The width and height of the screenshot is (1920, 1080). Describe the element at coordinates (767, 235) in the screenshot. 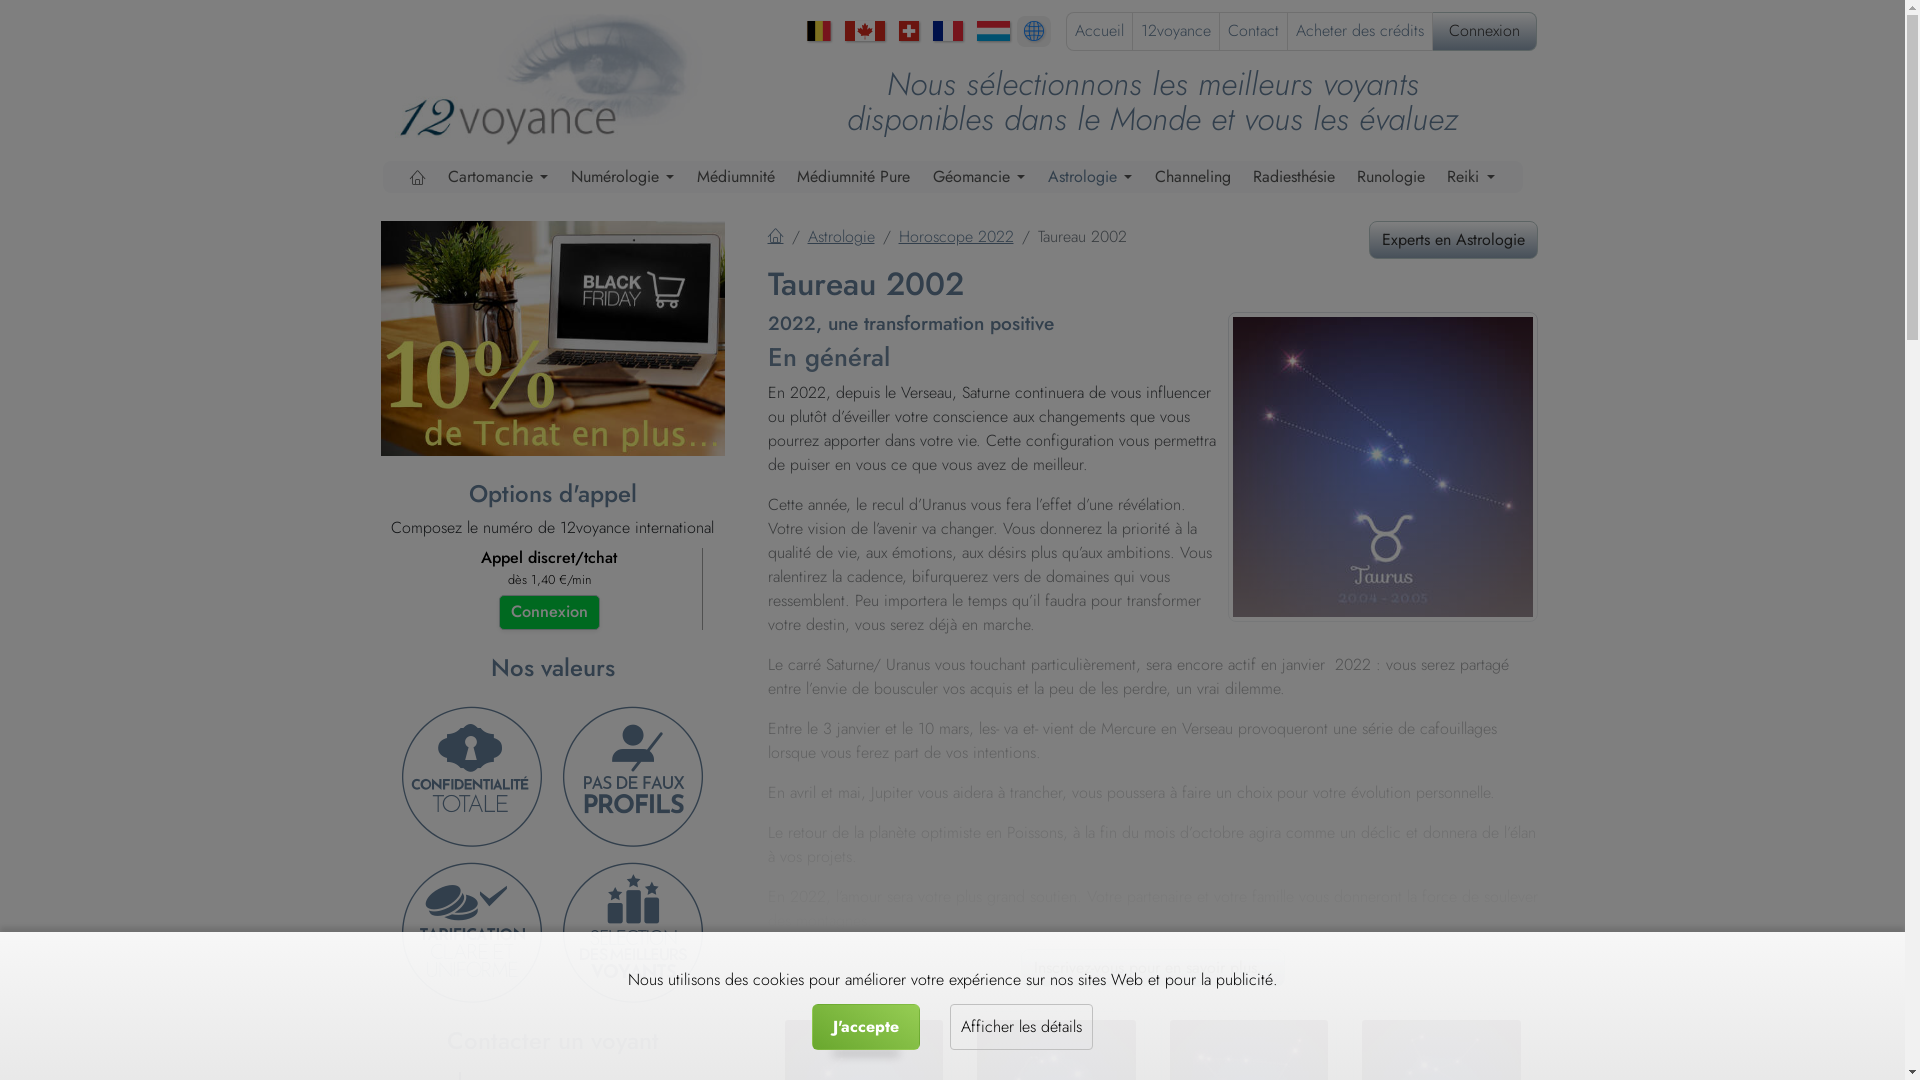

I see `'Accueil'` at that location.